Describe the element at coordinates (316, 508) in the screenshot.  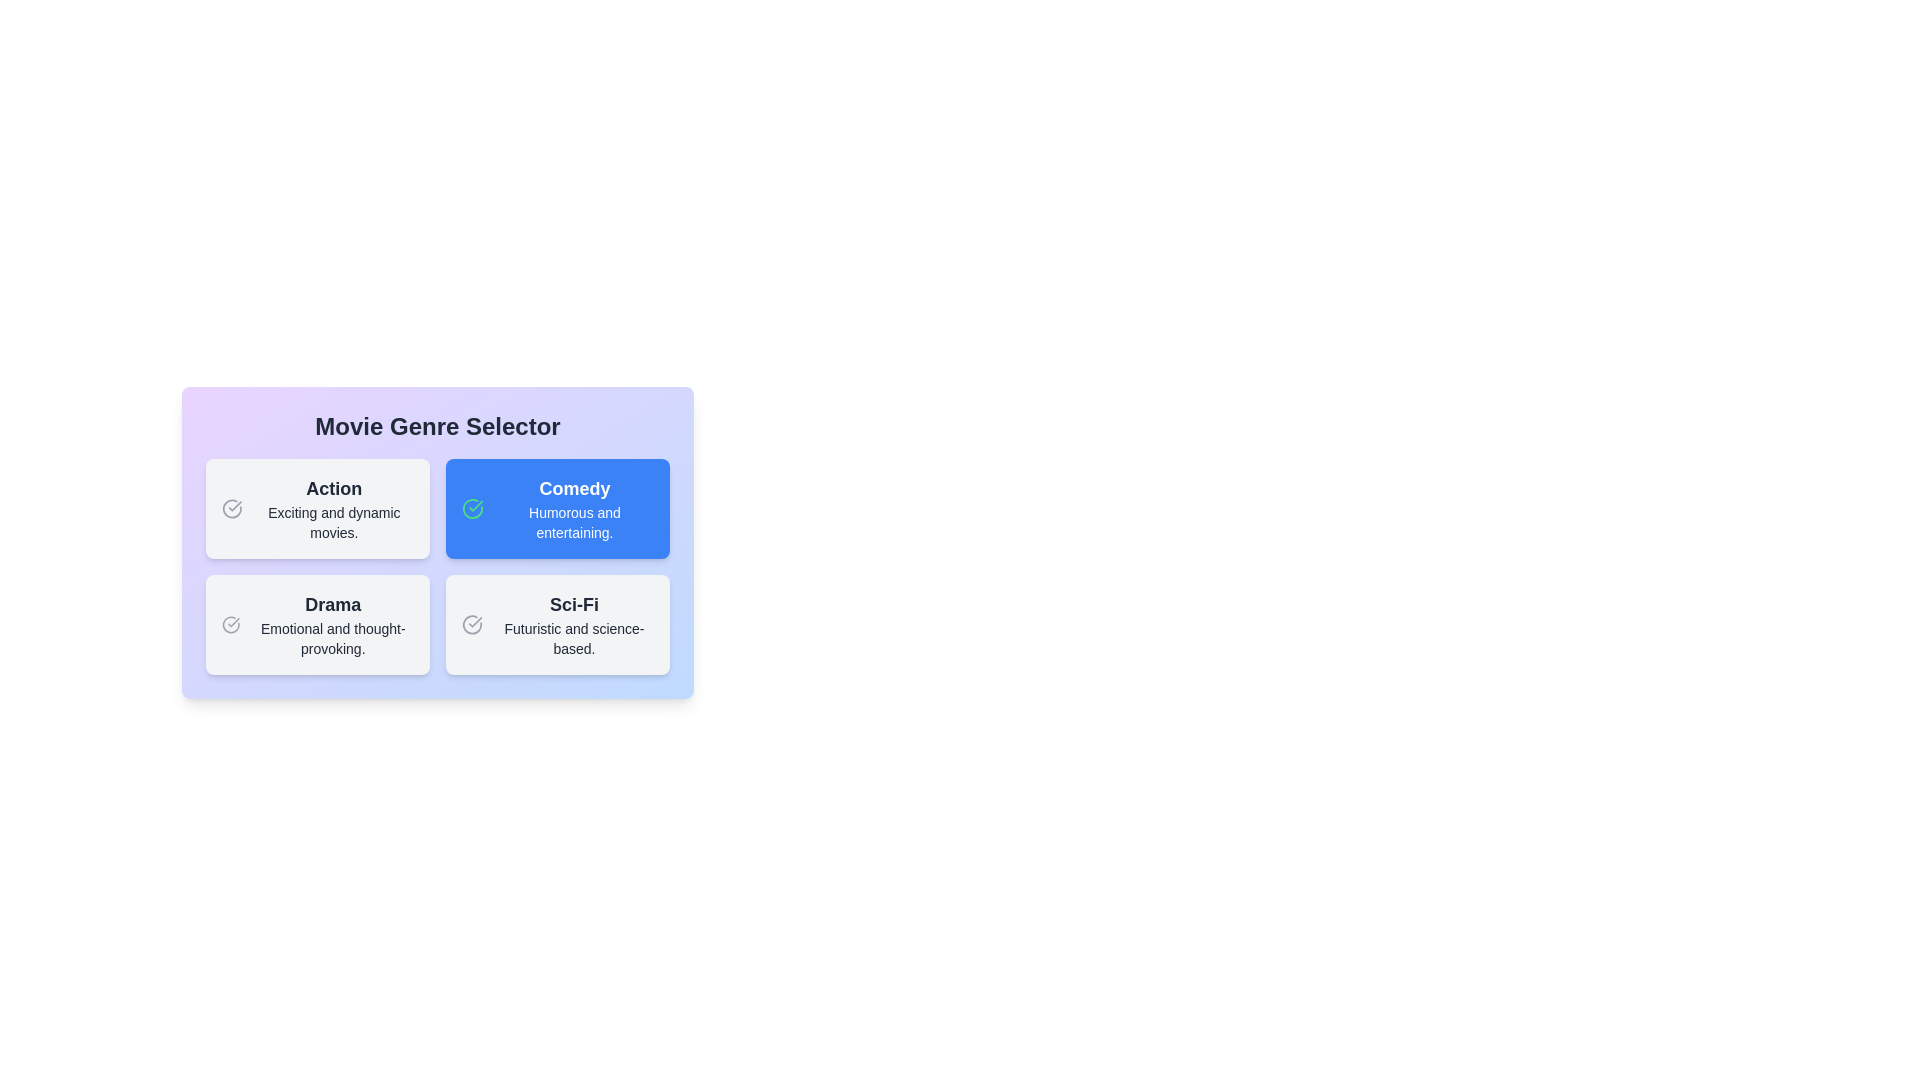
I see `the genre card labeled Action` at that location.